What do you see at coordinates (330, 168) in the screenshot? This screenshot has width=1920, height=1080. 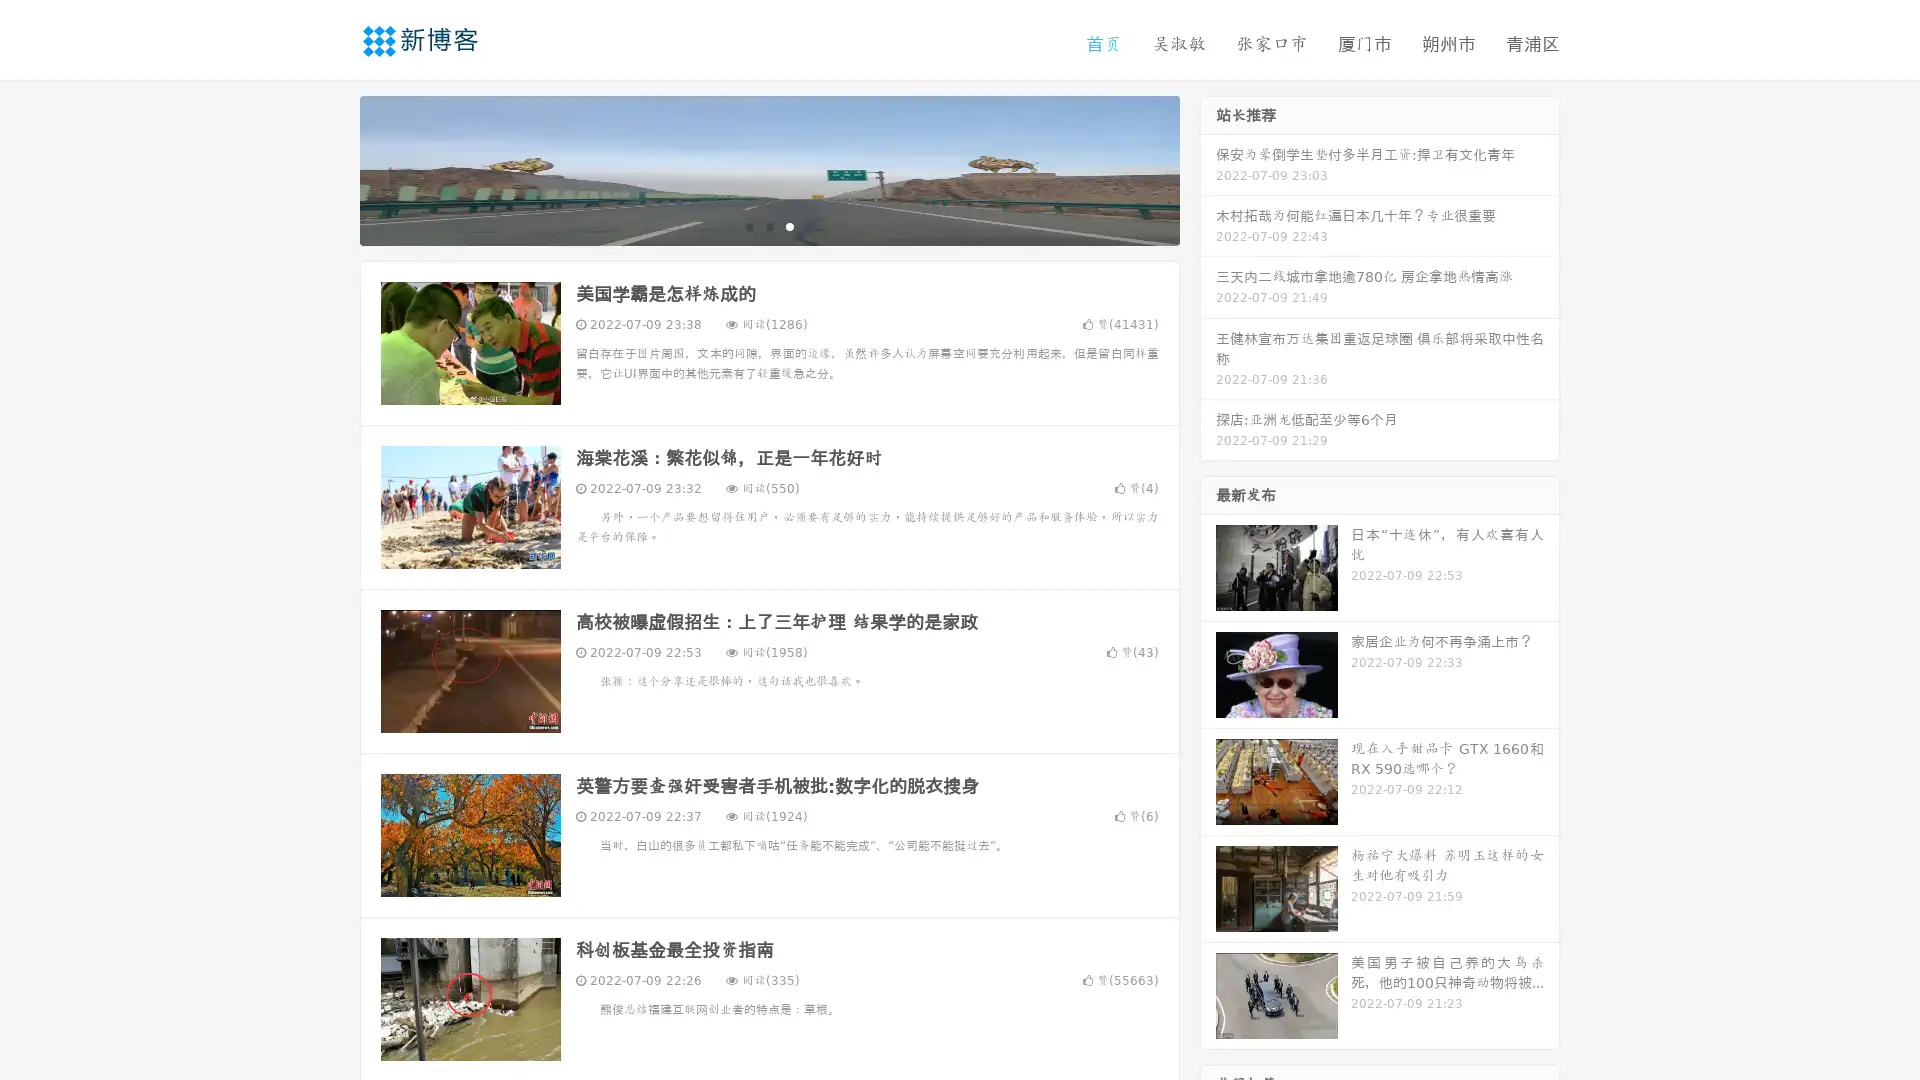 I see `Previous slide` at bounding box center [330, 168].